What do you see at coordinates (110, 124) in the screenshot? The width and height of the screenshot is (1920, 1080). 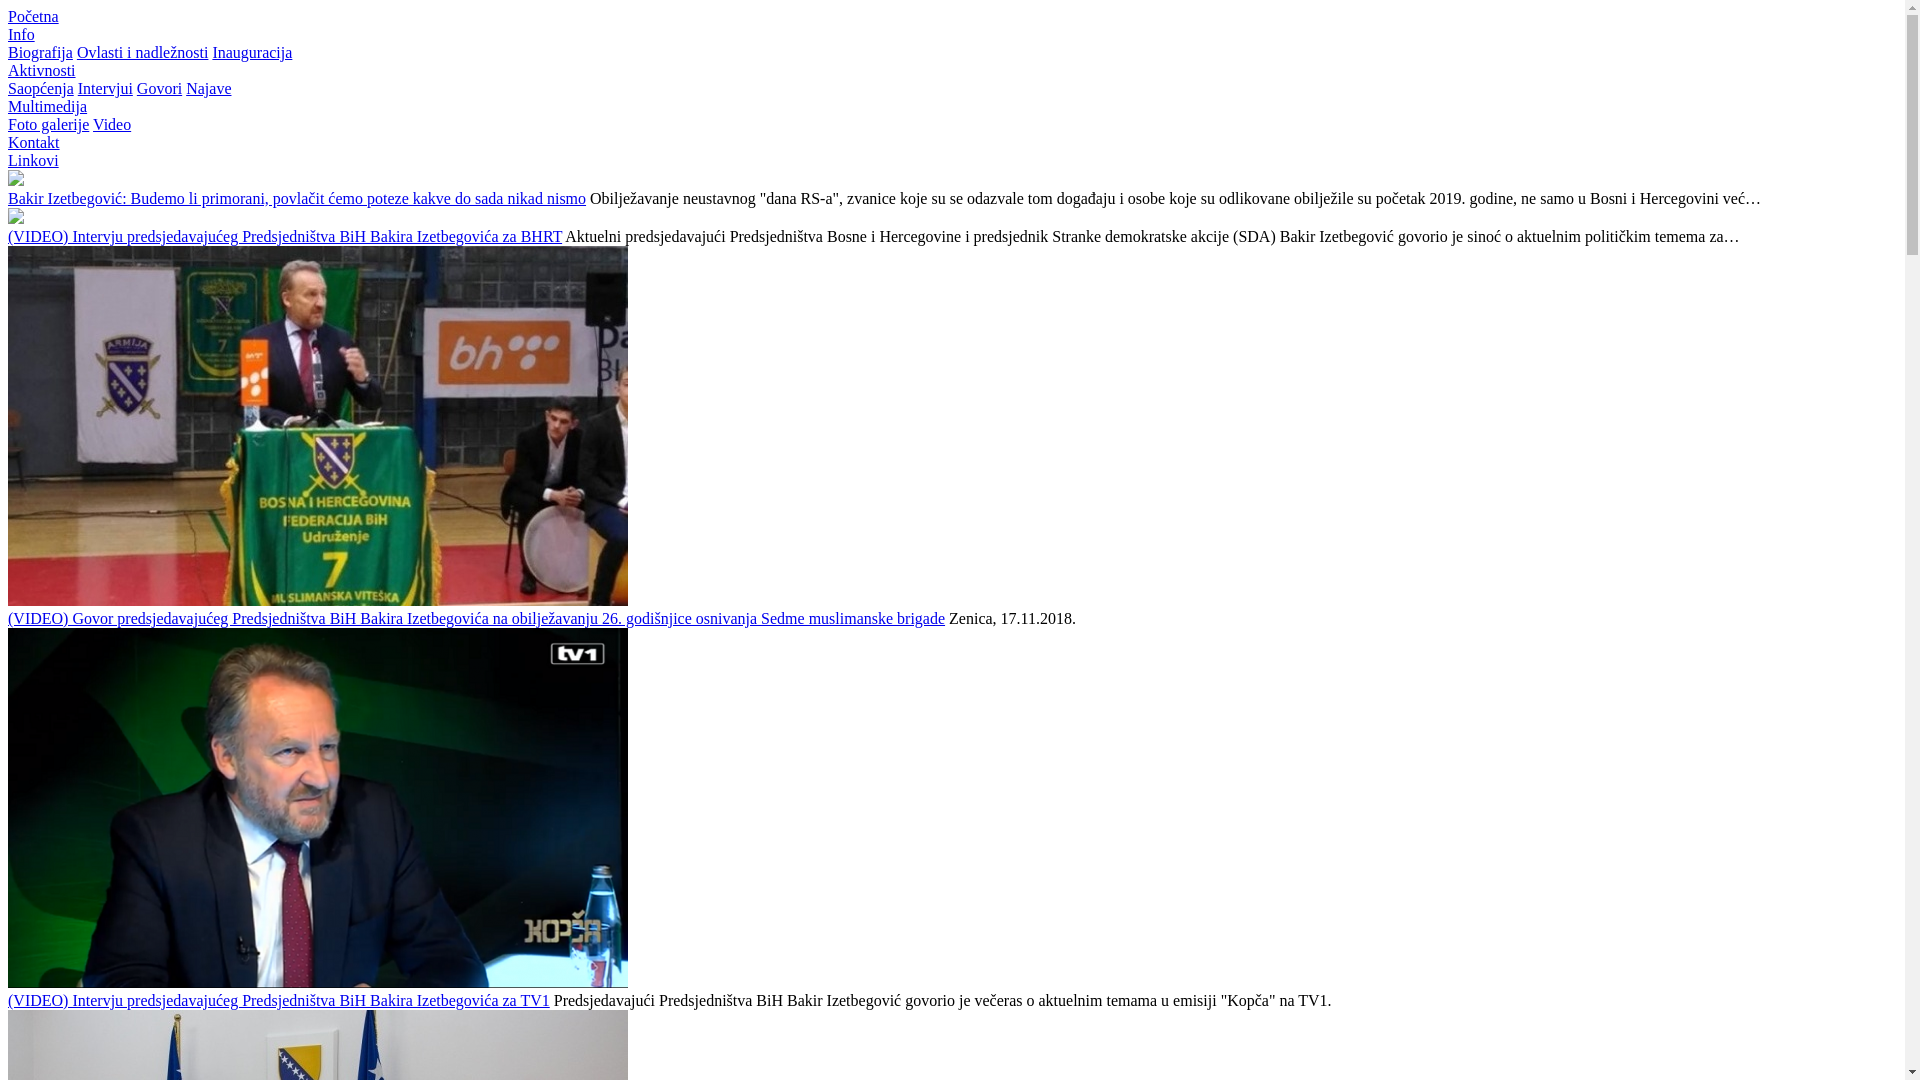 I see `'Video'` at bounding box center [110, 124].